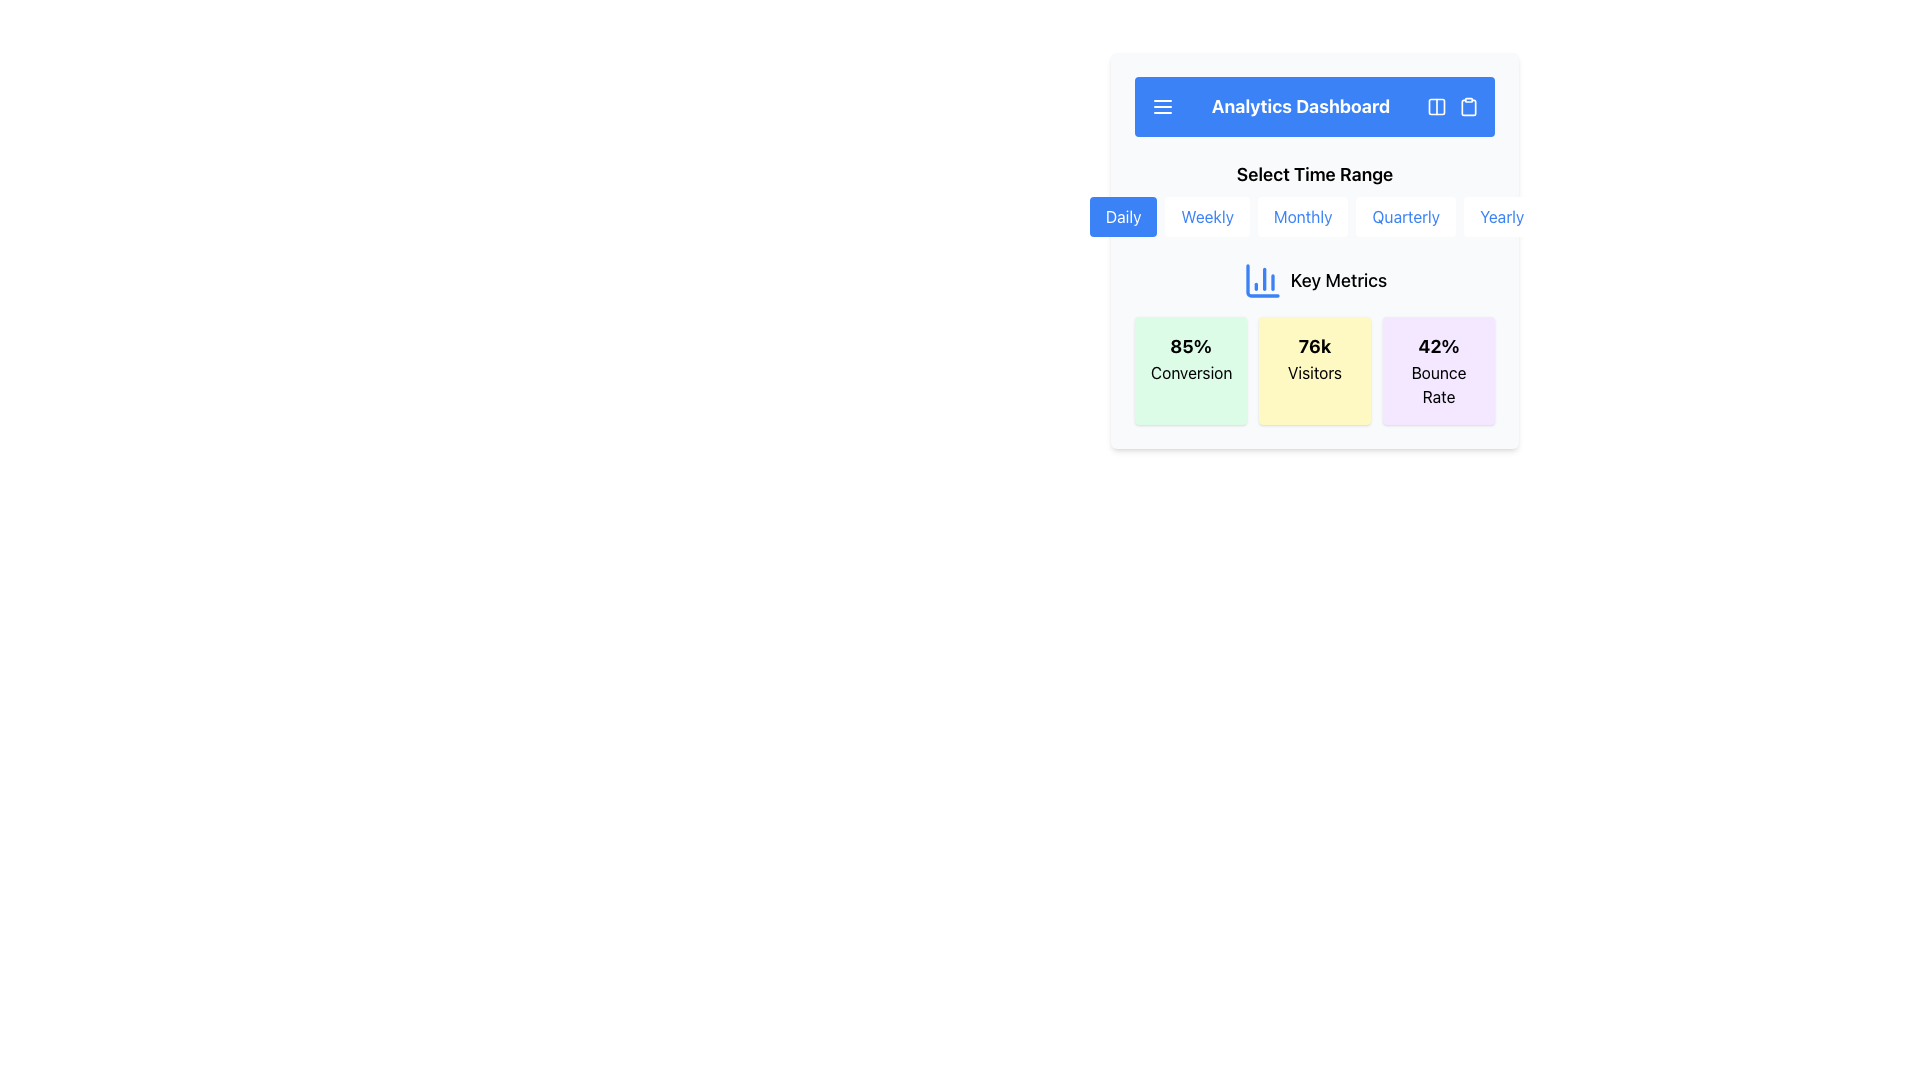 Image resolution: width=1920 pixels, height=1080 pixels. Describe the element at coordinates (1468, 107) in the screenshot. I see `the clipboard icon located to the right of the 'Analytics Dashboard' text in the header section` at that location.